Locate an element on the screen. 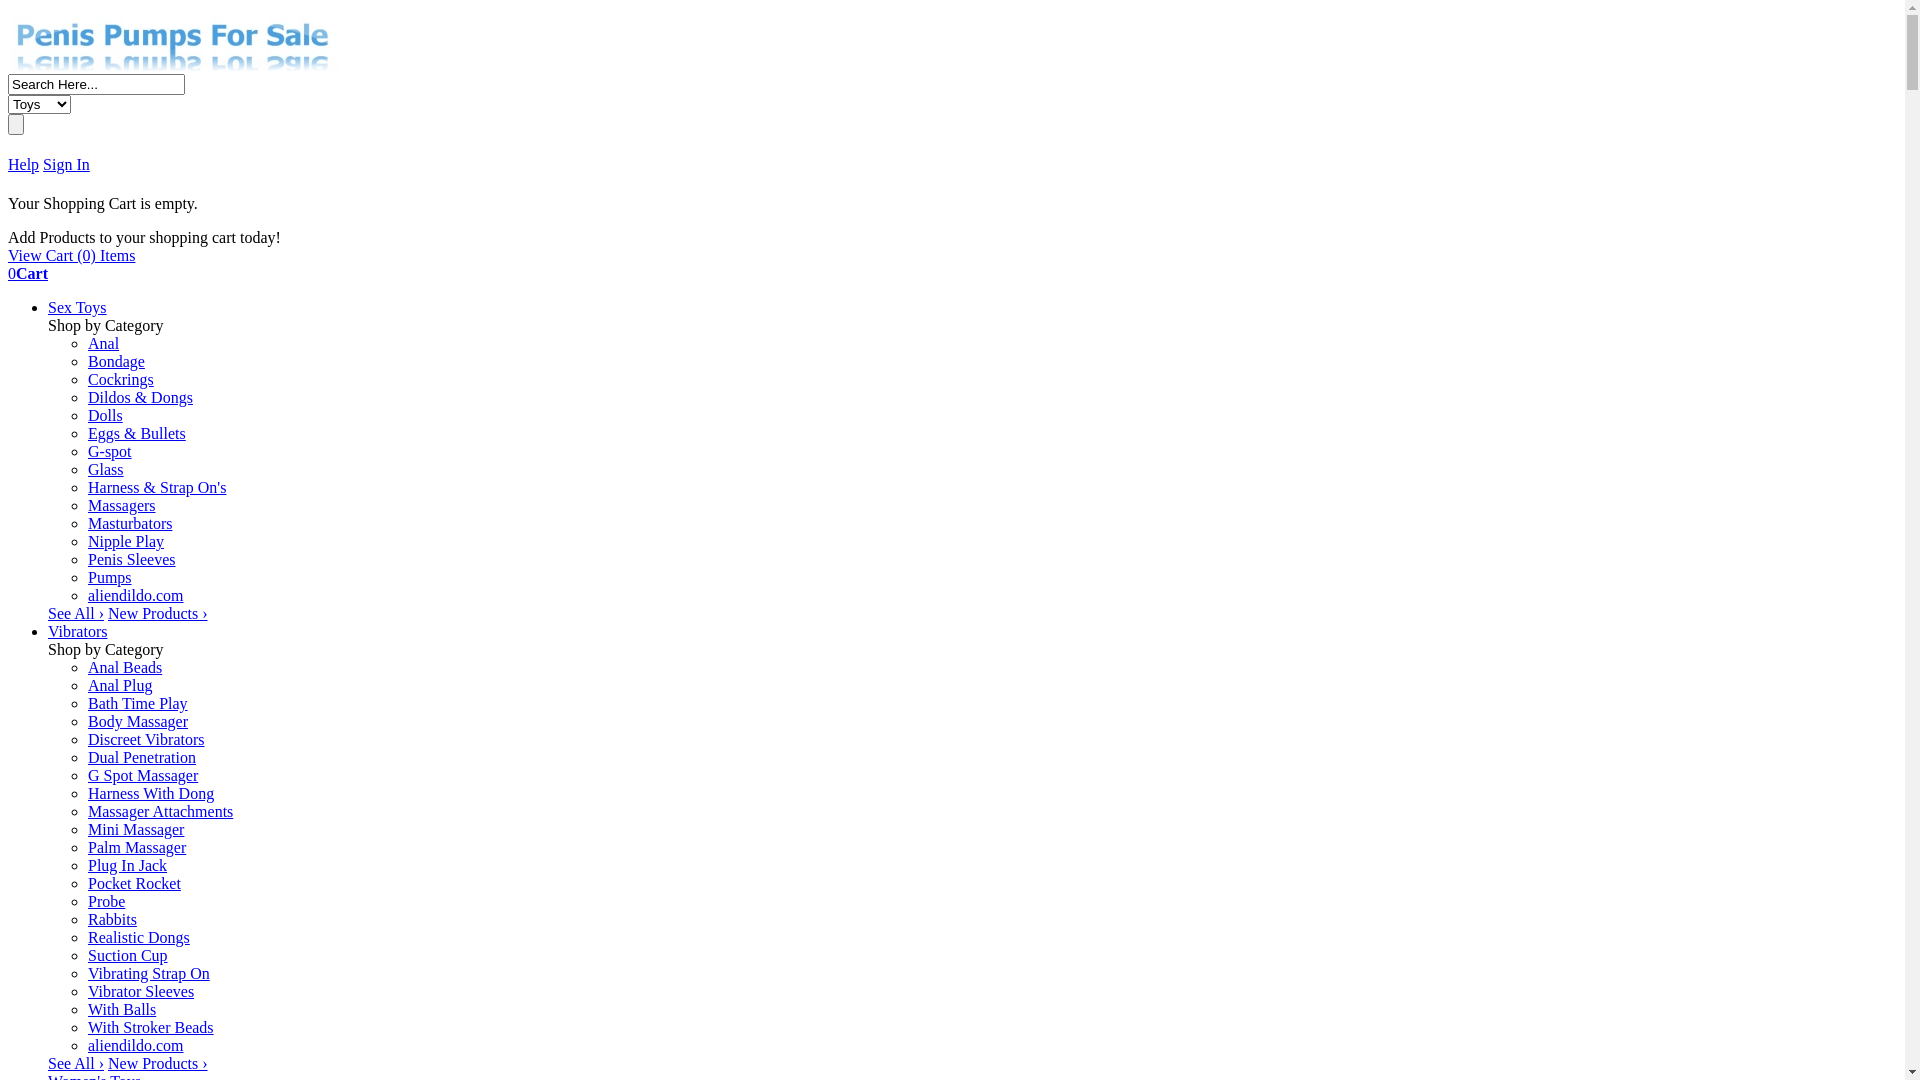  'aliendildo.com' is located at coordinates (134, 1044).